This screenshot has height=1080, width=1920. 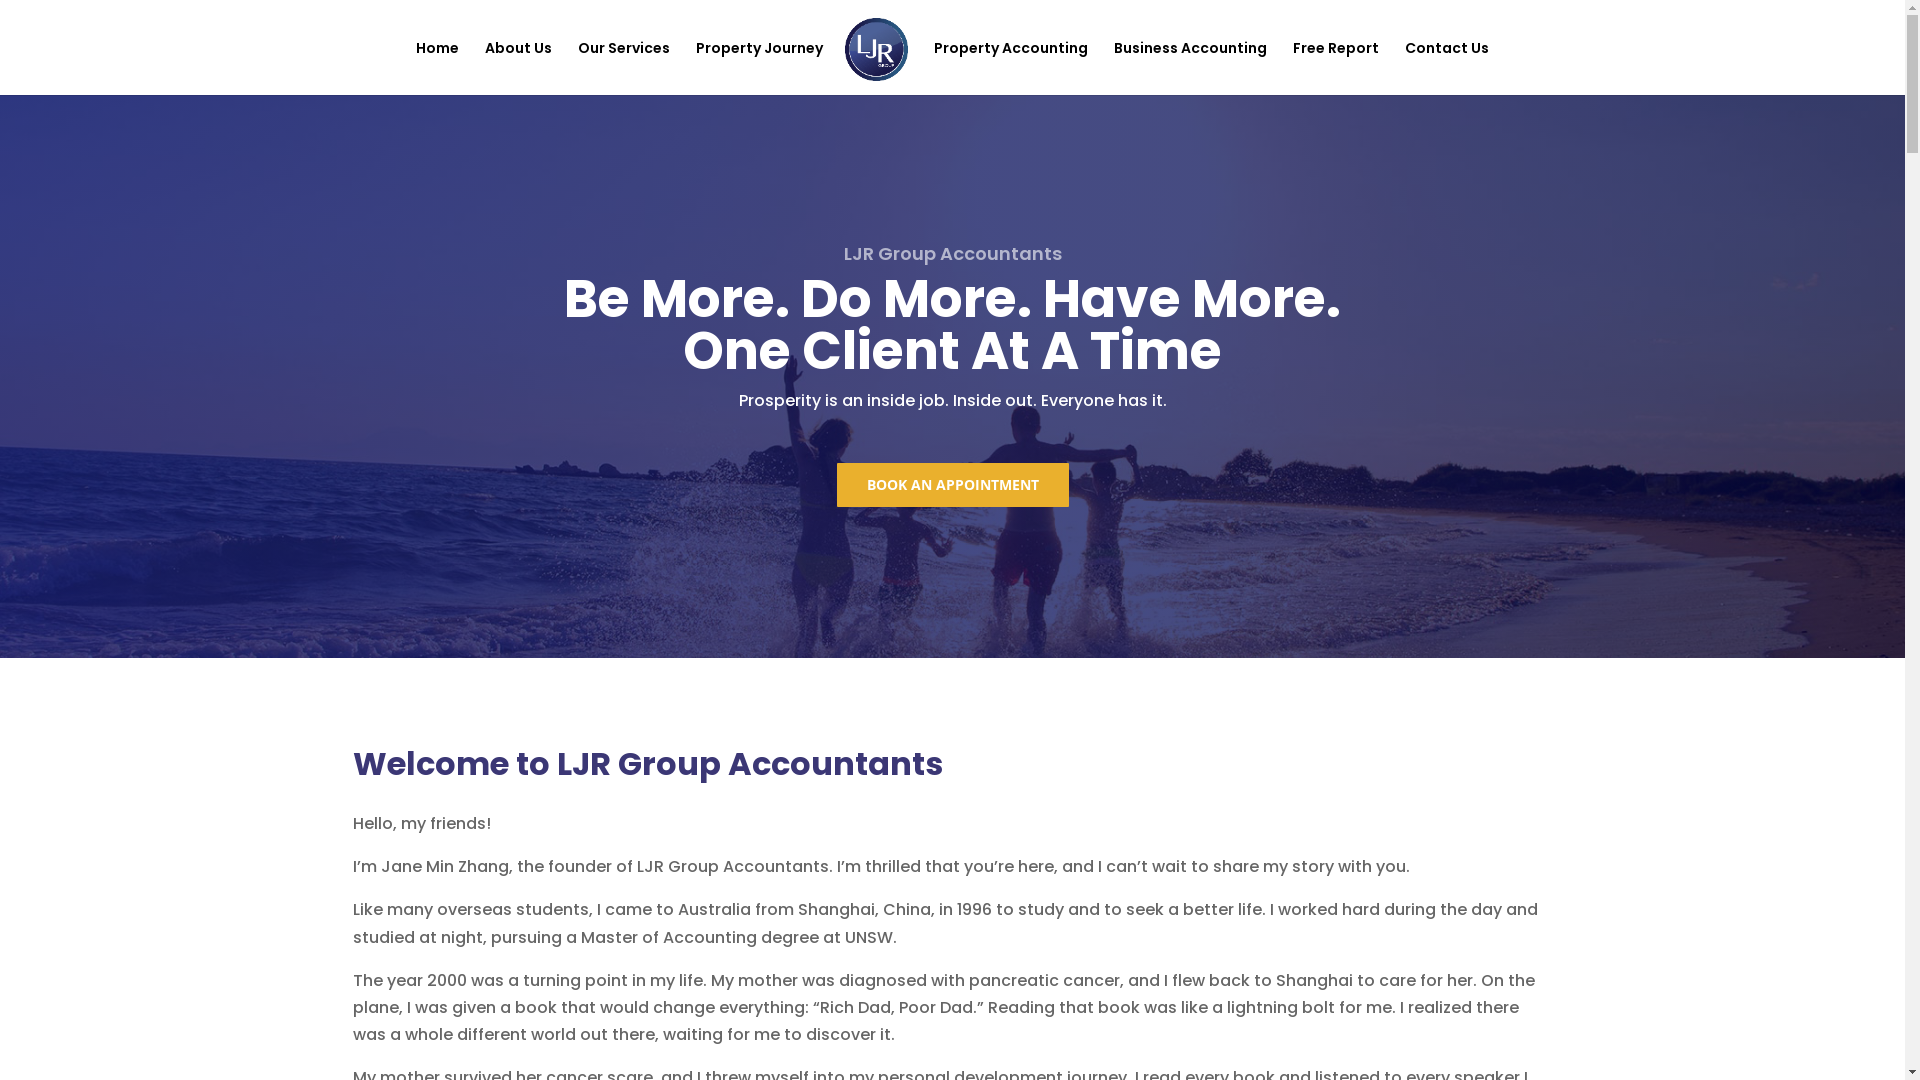 What do you see at coordinates (1190, 67) in the screenshot?
I see `'Business Accounting'` at bounding box center [1190, 67].